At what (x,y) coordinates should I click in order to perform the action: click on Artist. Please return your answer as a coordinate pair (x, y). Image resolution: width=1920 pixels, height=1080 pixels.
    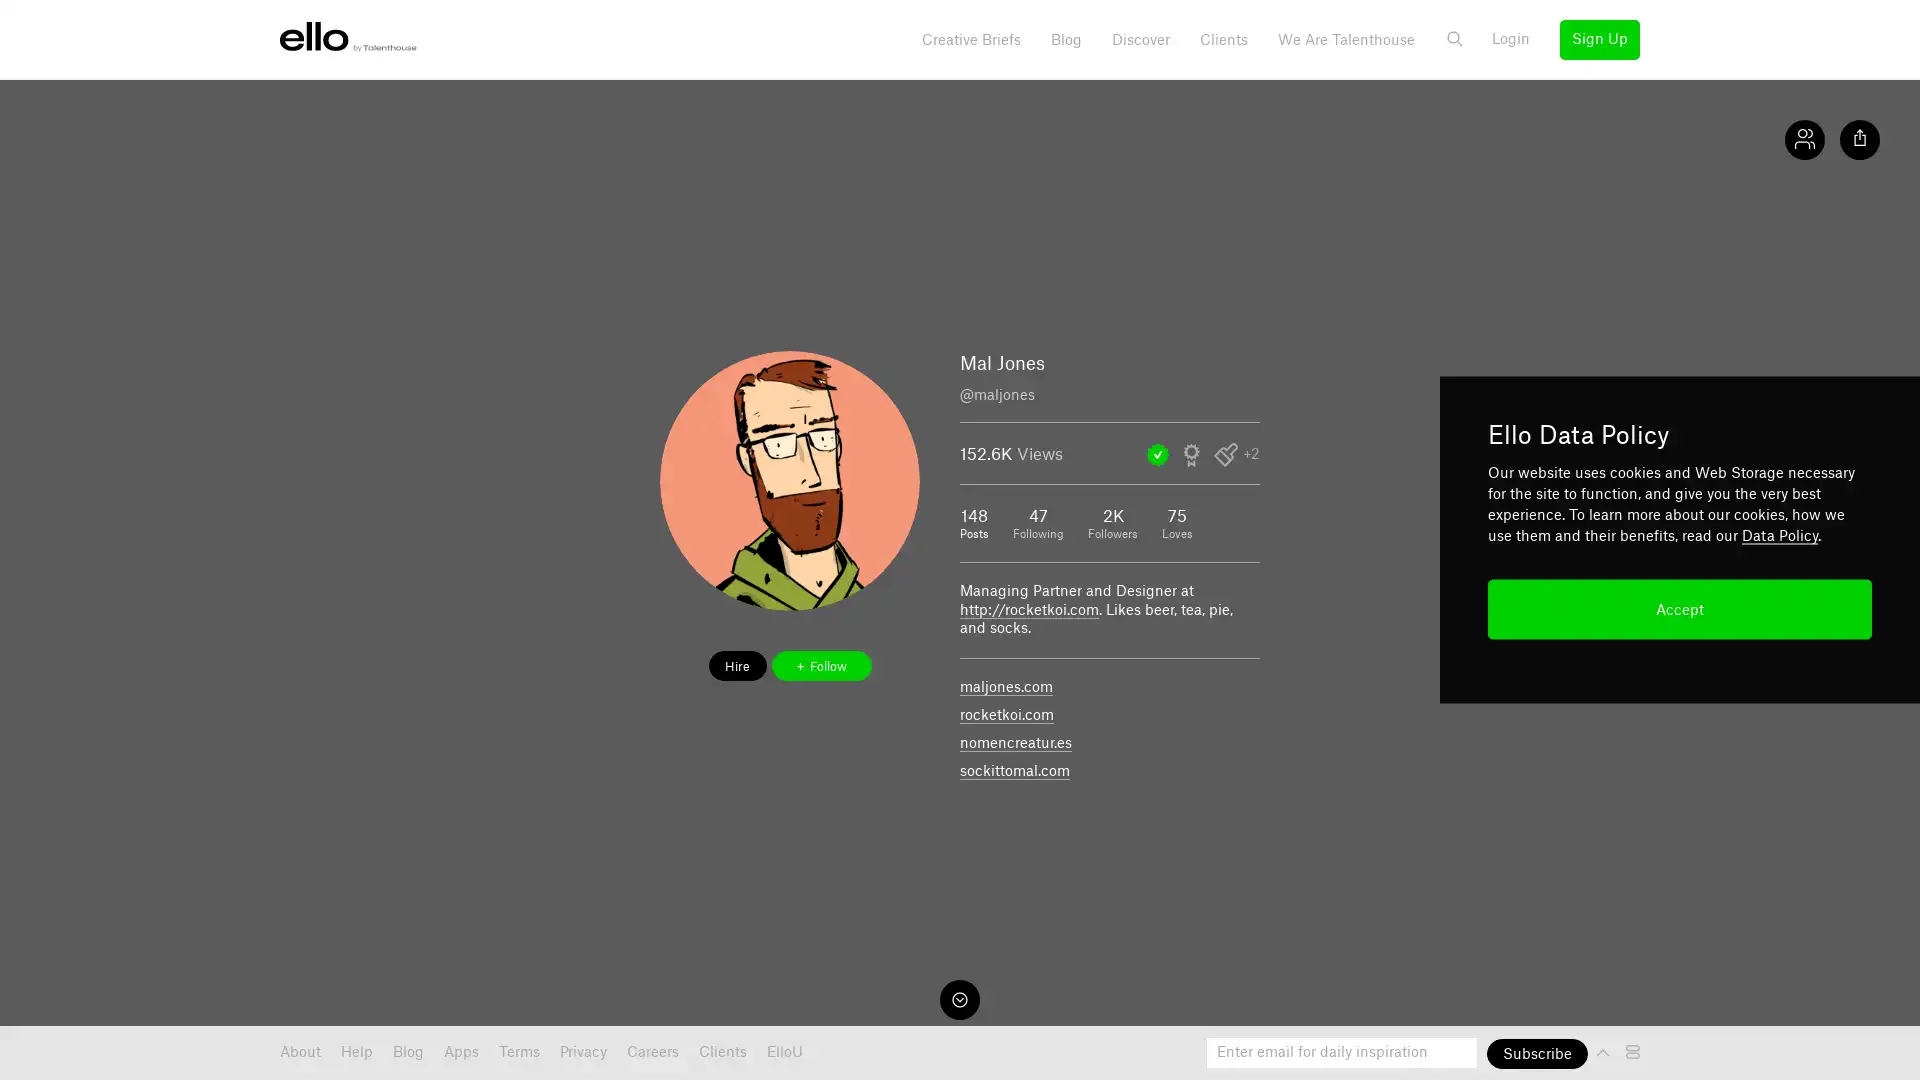
    Looking at the image, I should click on (1224, 455).